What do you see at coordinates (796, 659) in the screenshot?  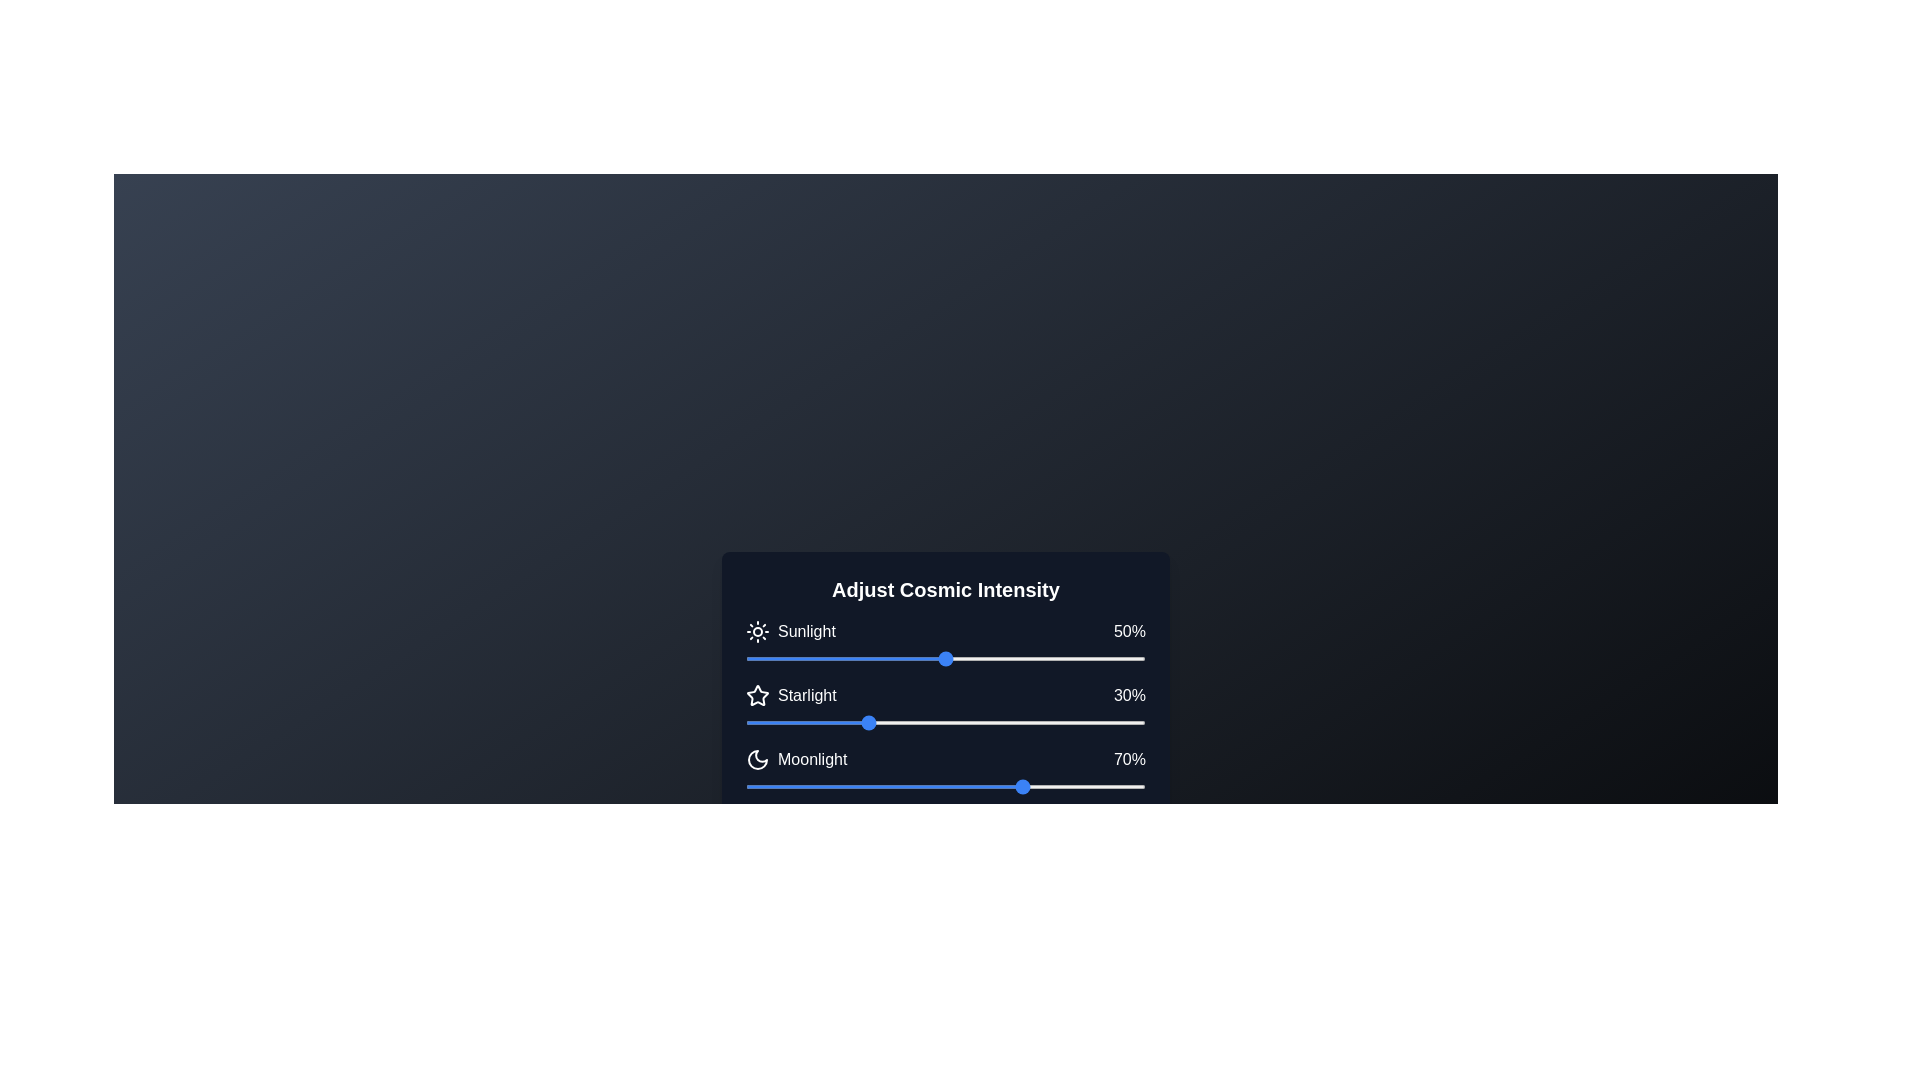 I see `the 'Sunlight' slider to 13% intensity` at bounding box center [796, 659].